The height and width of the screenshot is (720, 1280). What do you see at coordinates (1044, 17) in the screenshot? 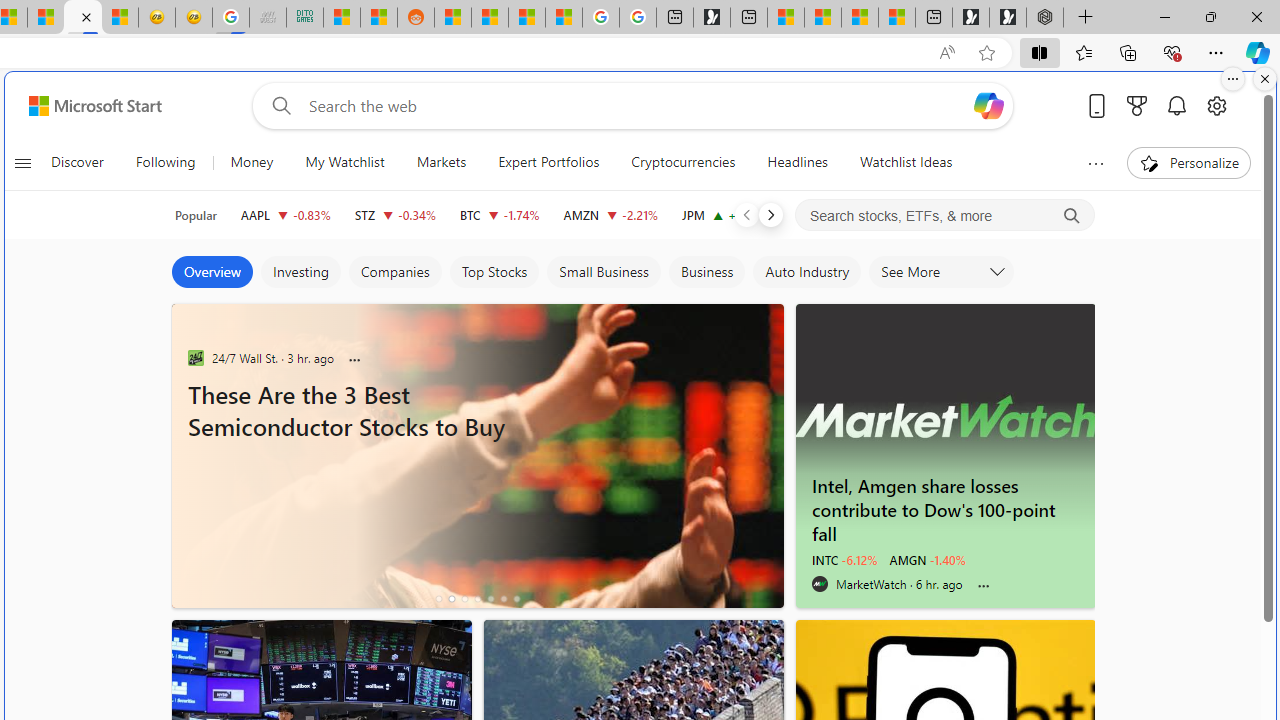
I see `'Nordace - Nordace Siena Is Not An Ordinary Backpack'` at bounding box center [1044, 17].